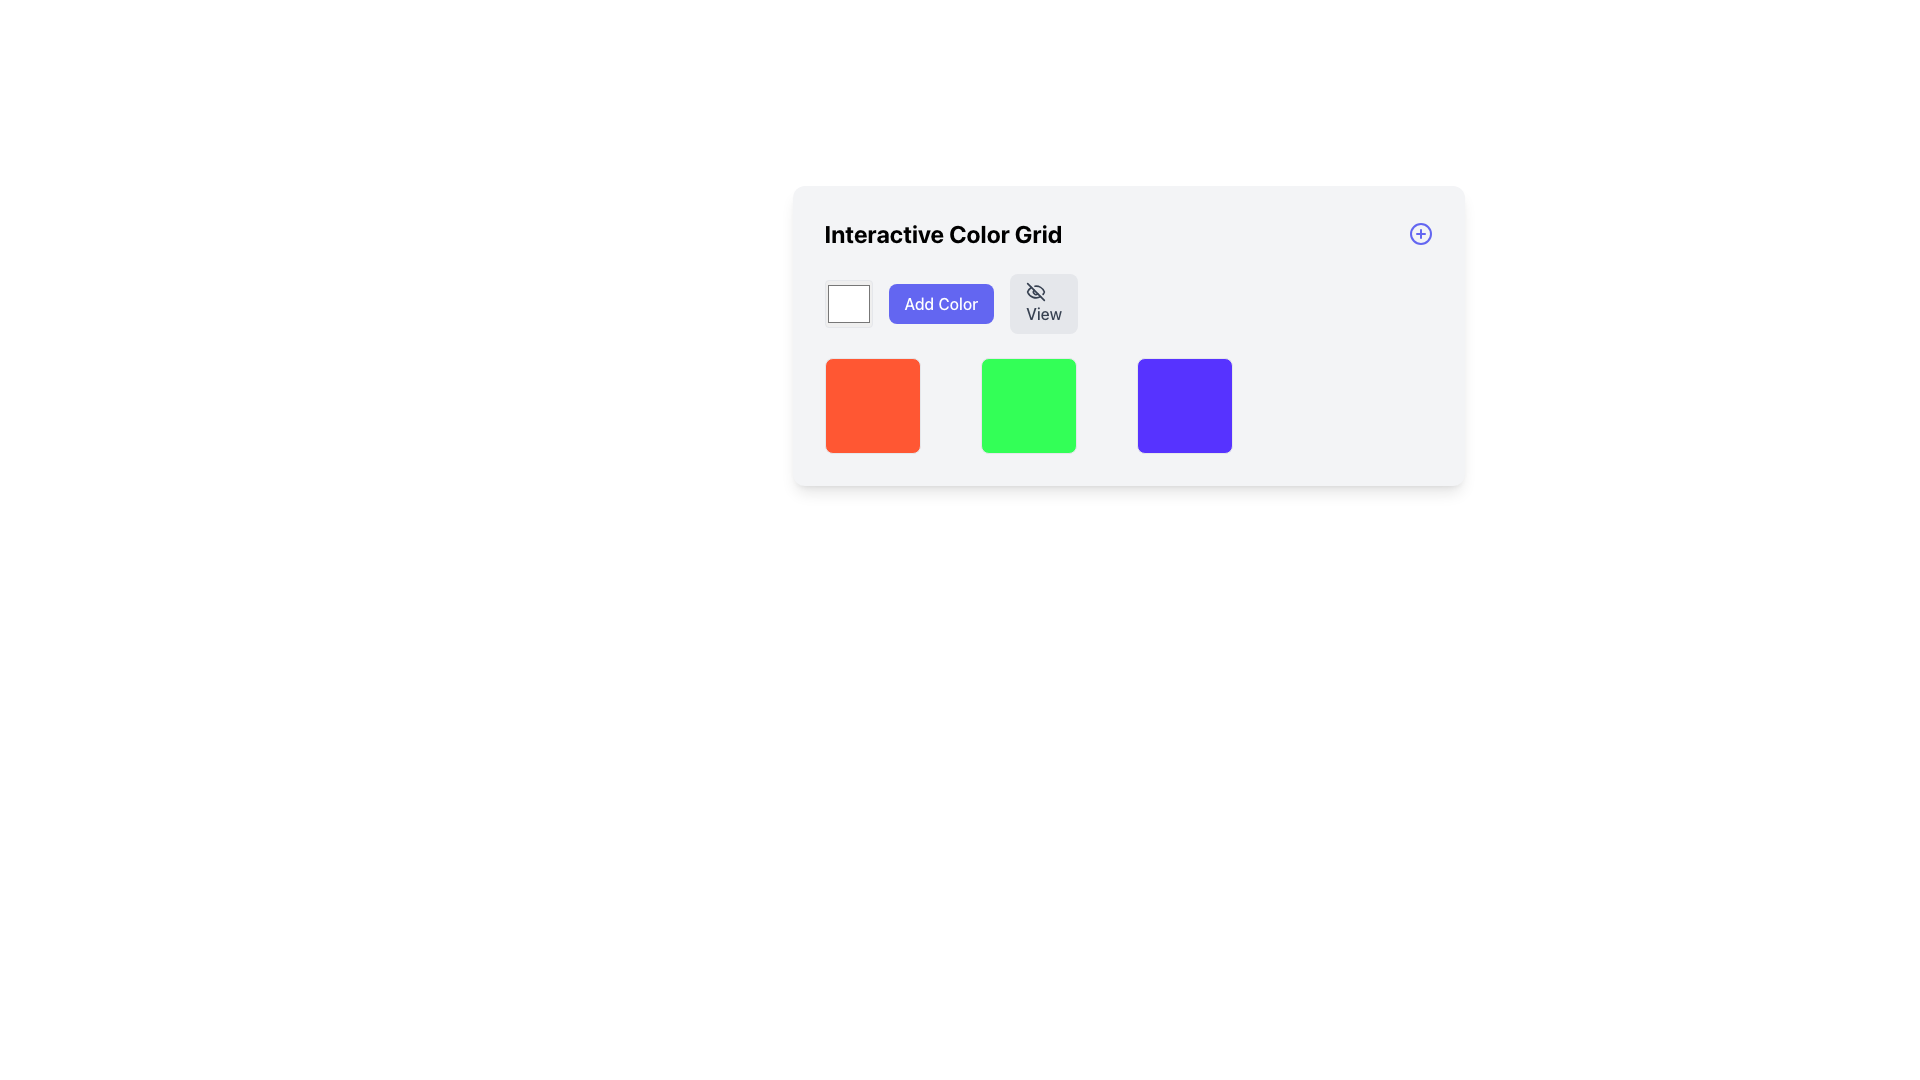  I want to click on the eye icon with a slashed line through it, which indicates a hidden or disabled visibility state, located next to the 'View' button, so click(1036, 292).